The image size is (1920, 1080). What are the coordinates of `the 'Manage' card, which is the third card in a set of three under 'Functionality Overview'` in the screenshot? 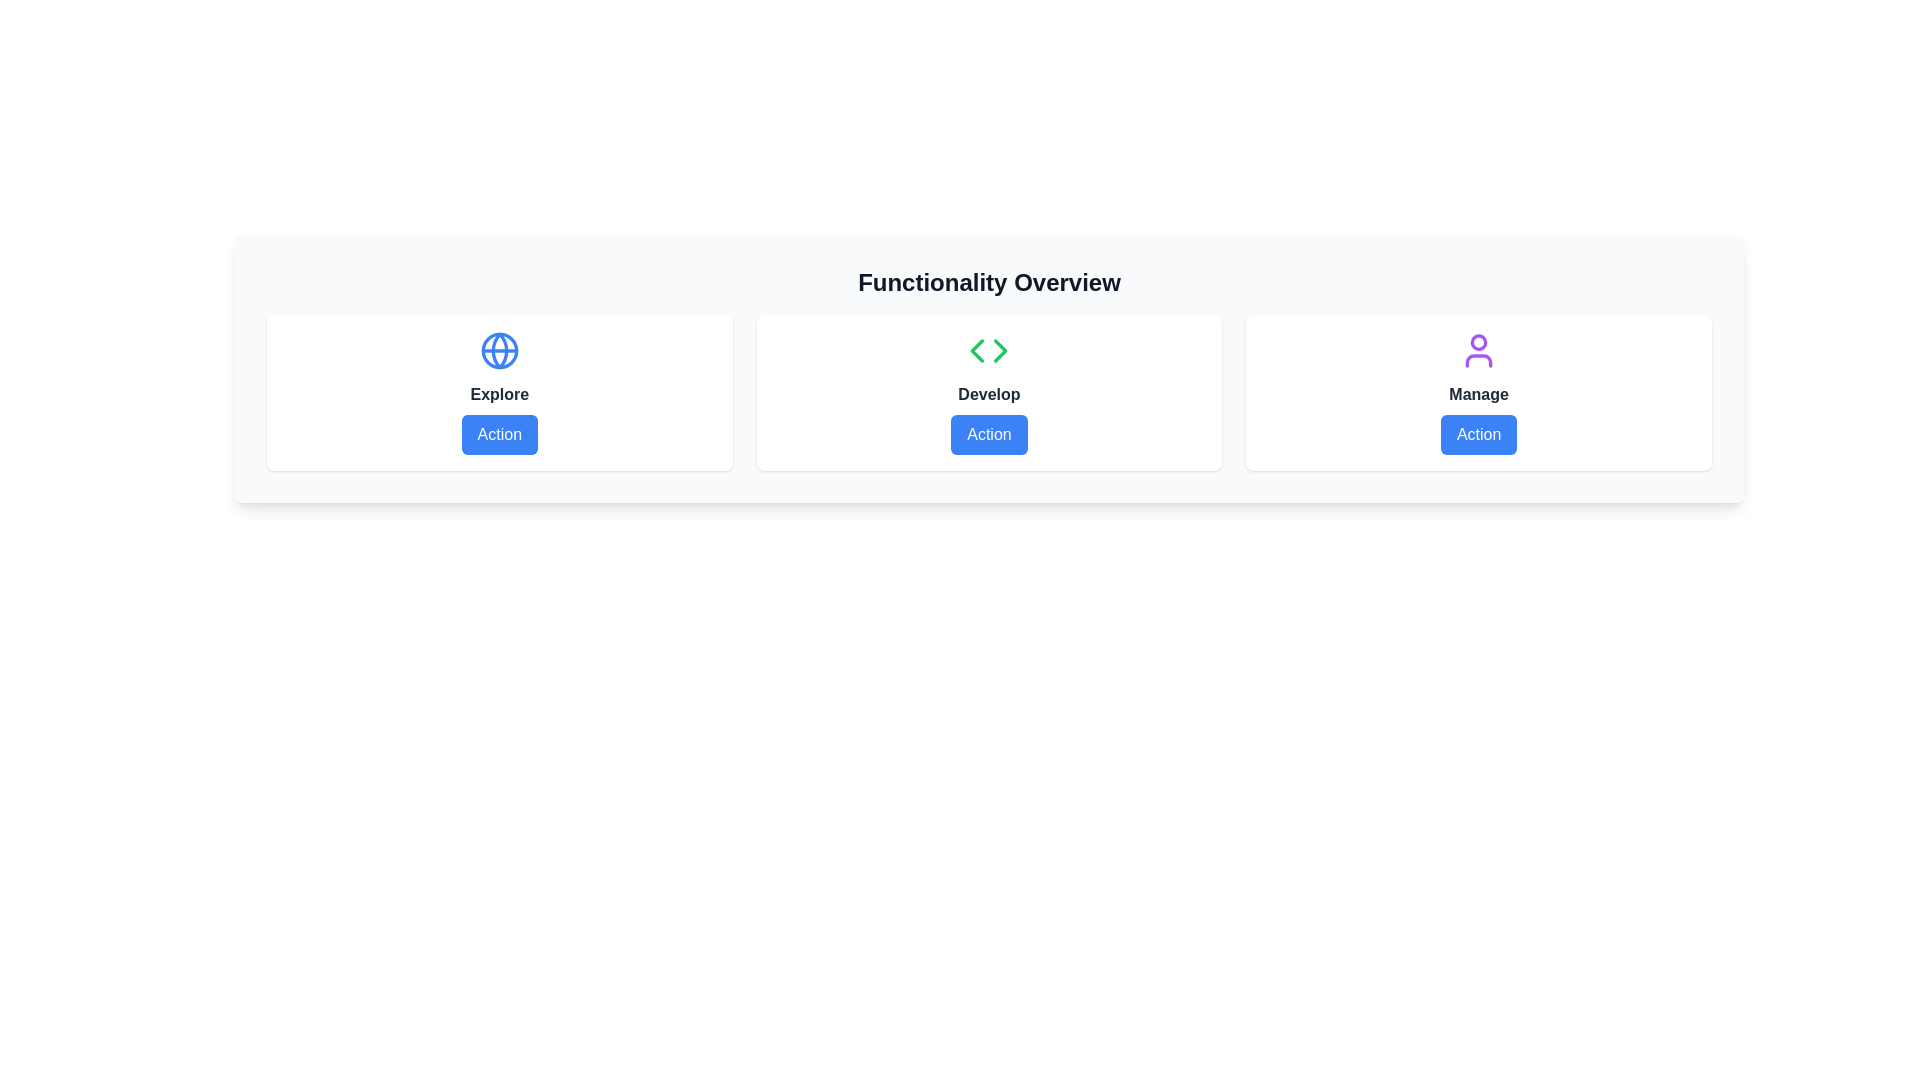 It's located at (1479, 393).